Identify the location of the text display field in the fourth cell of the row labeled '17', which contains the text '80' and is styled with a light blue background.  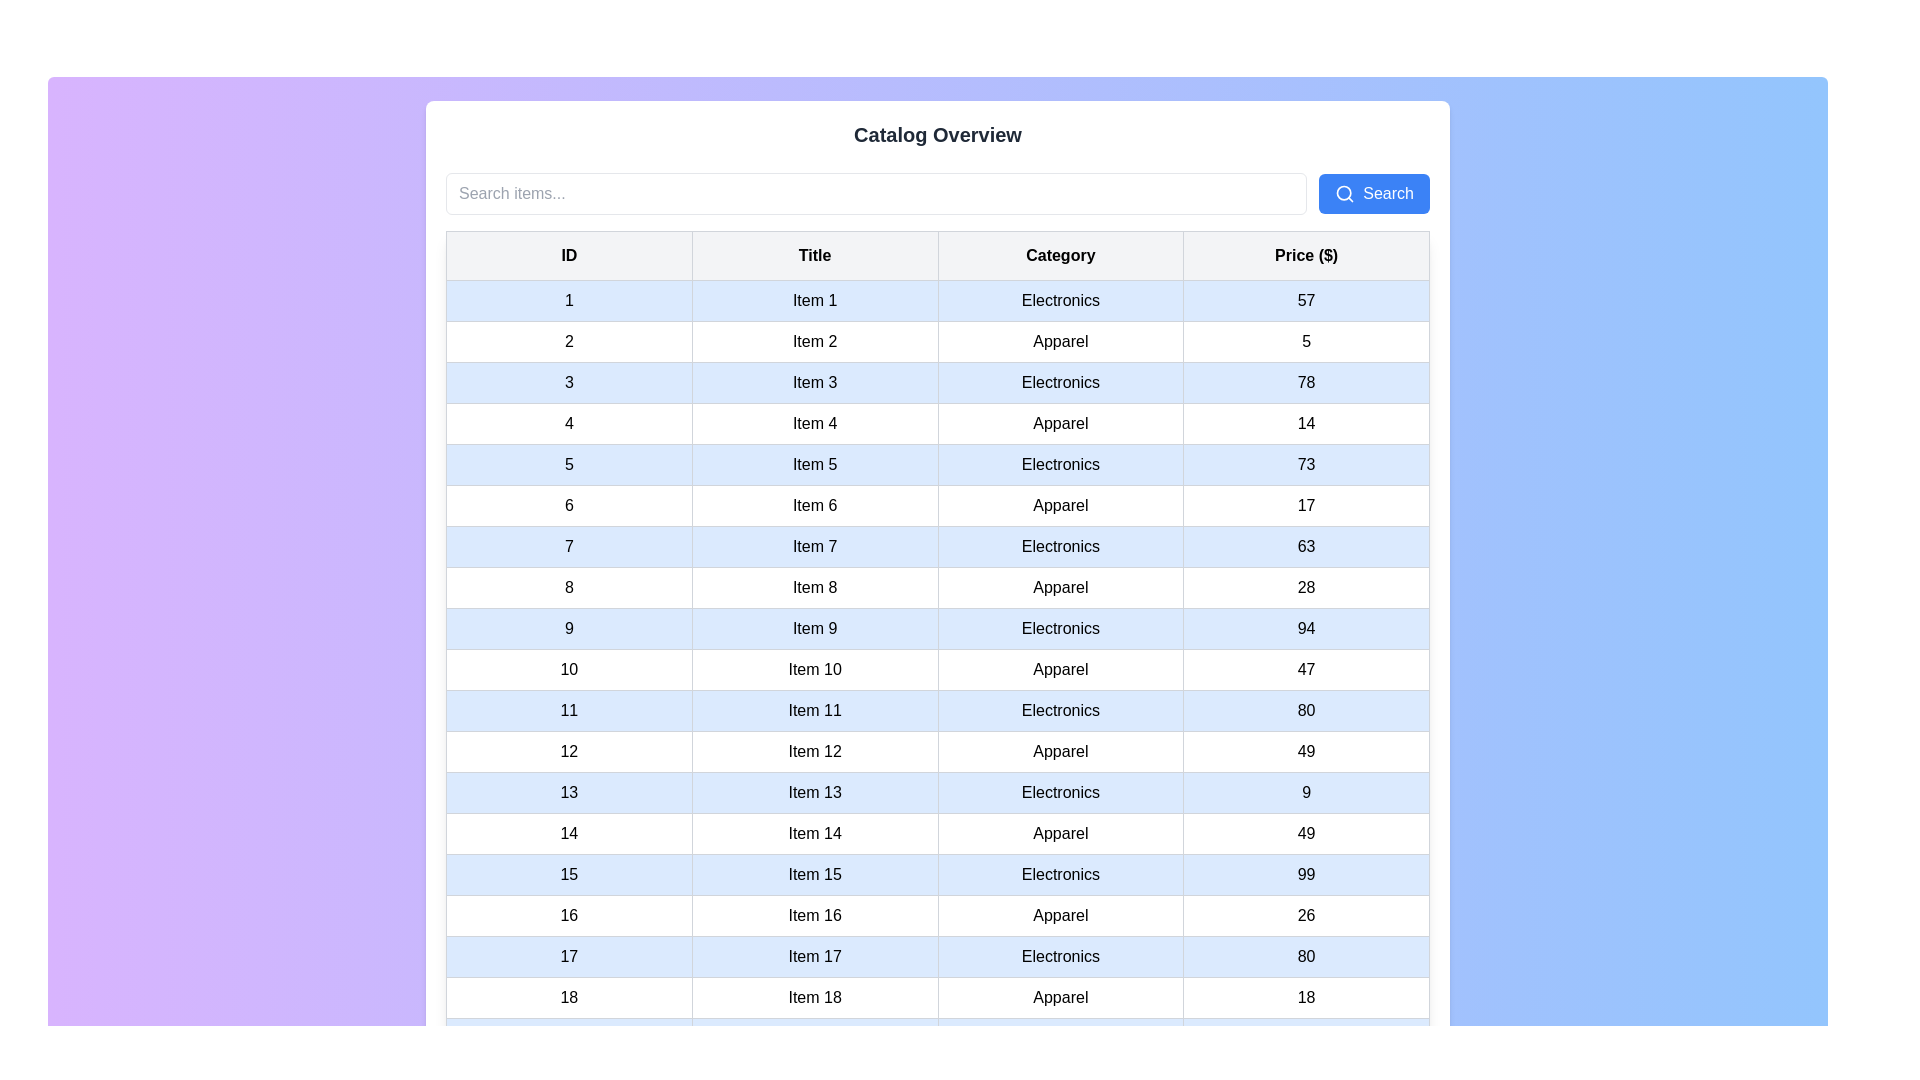
(1306, 955).